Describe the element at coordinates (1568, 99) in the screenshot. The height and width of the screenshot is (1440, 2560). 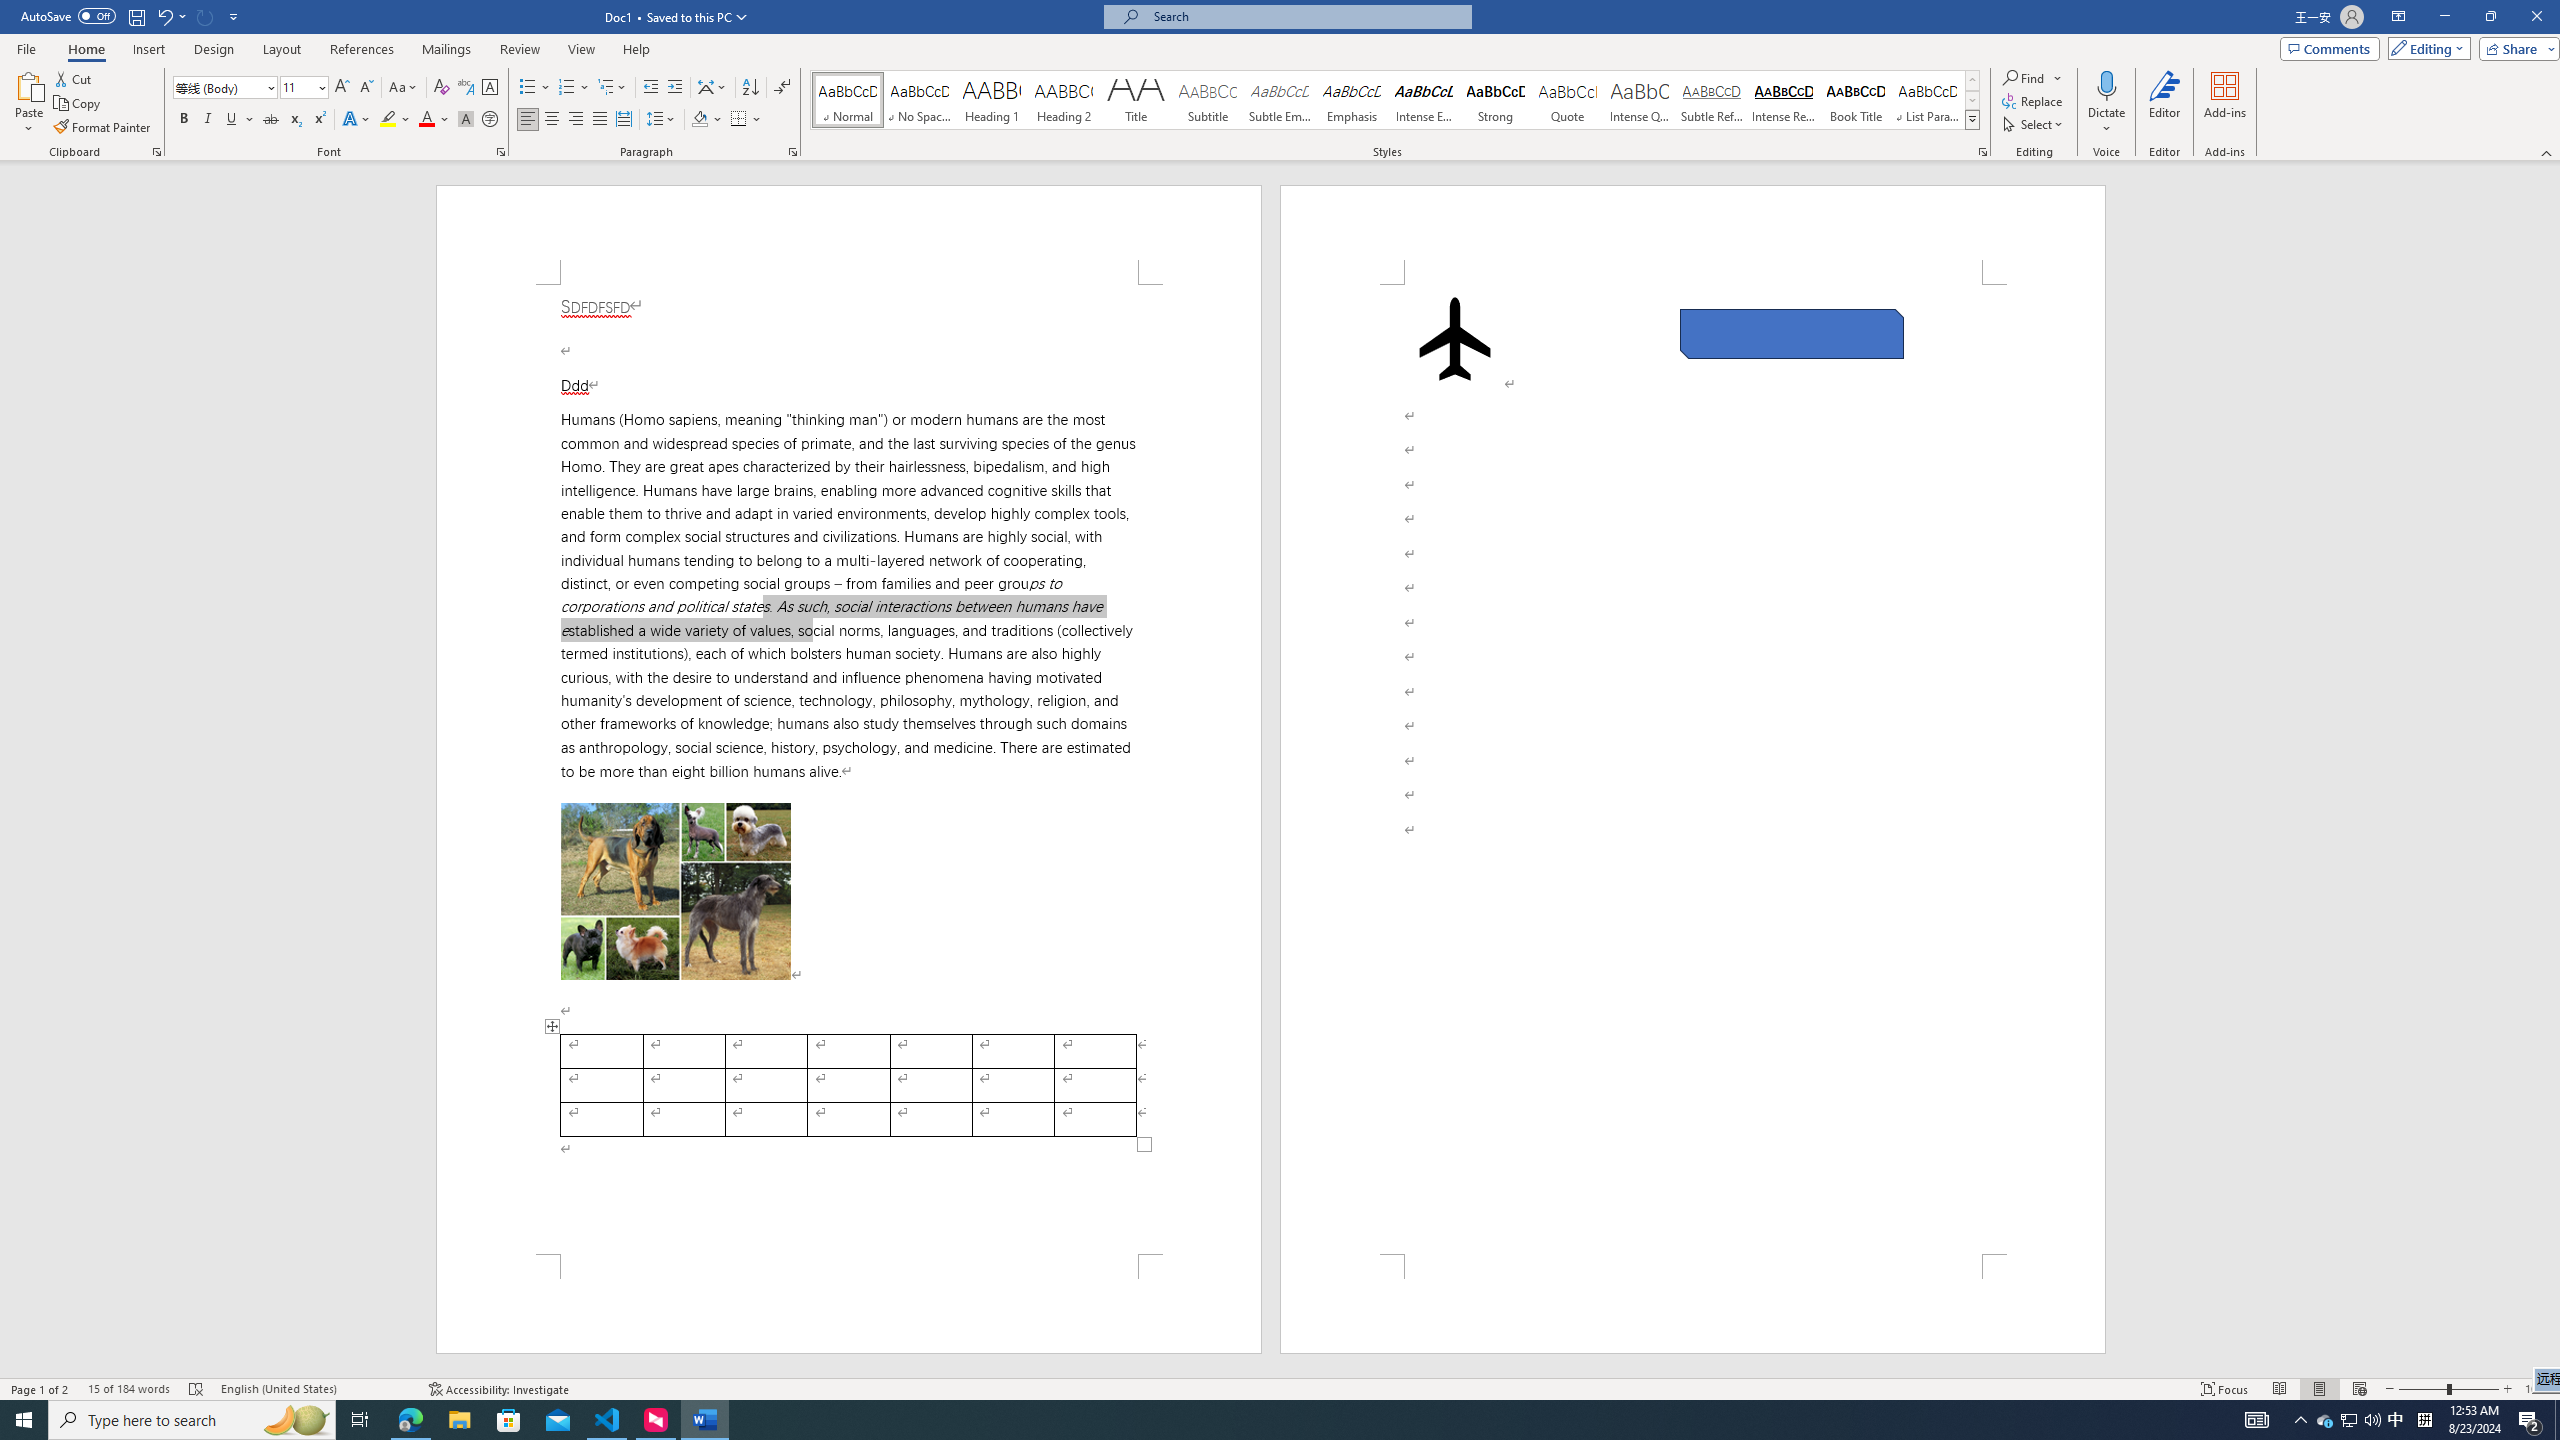
I see `'Quote'` at that location.